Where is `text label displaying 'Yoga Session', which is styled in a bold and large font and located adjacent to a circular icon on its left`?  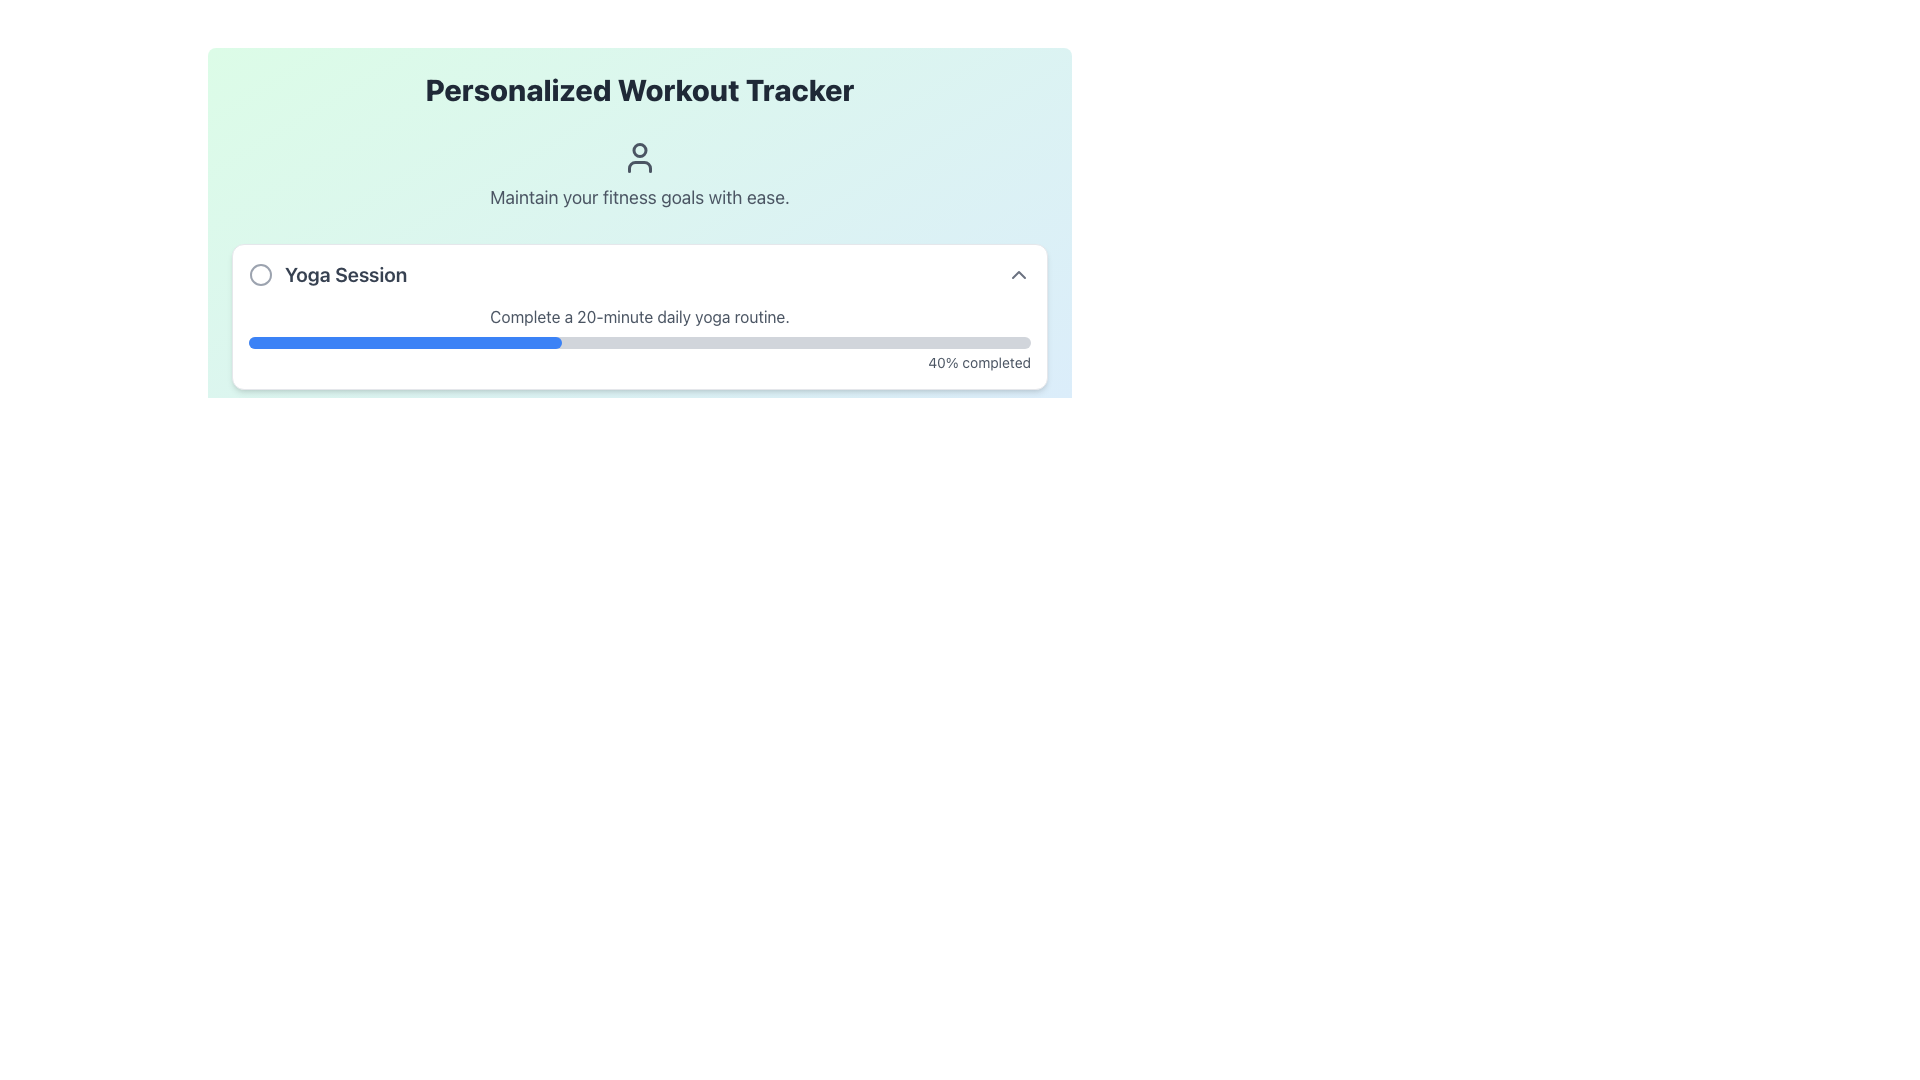
text label displaying 'Yoga Session', which is styled in a bold and large font and located adjacent to a circular icon on its left is located at coordinates (328, 274).